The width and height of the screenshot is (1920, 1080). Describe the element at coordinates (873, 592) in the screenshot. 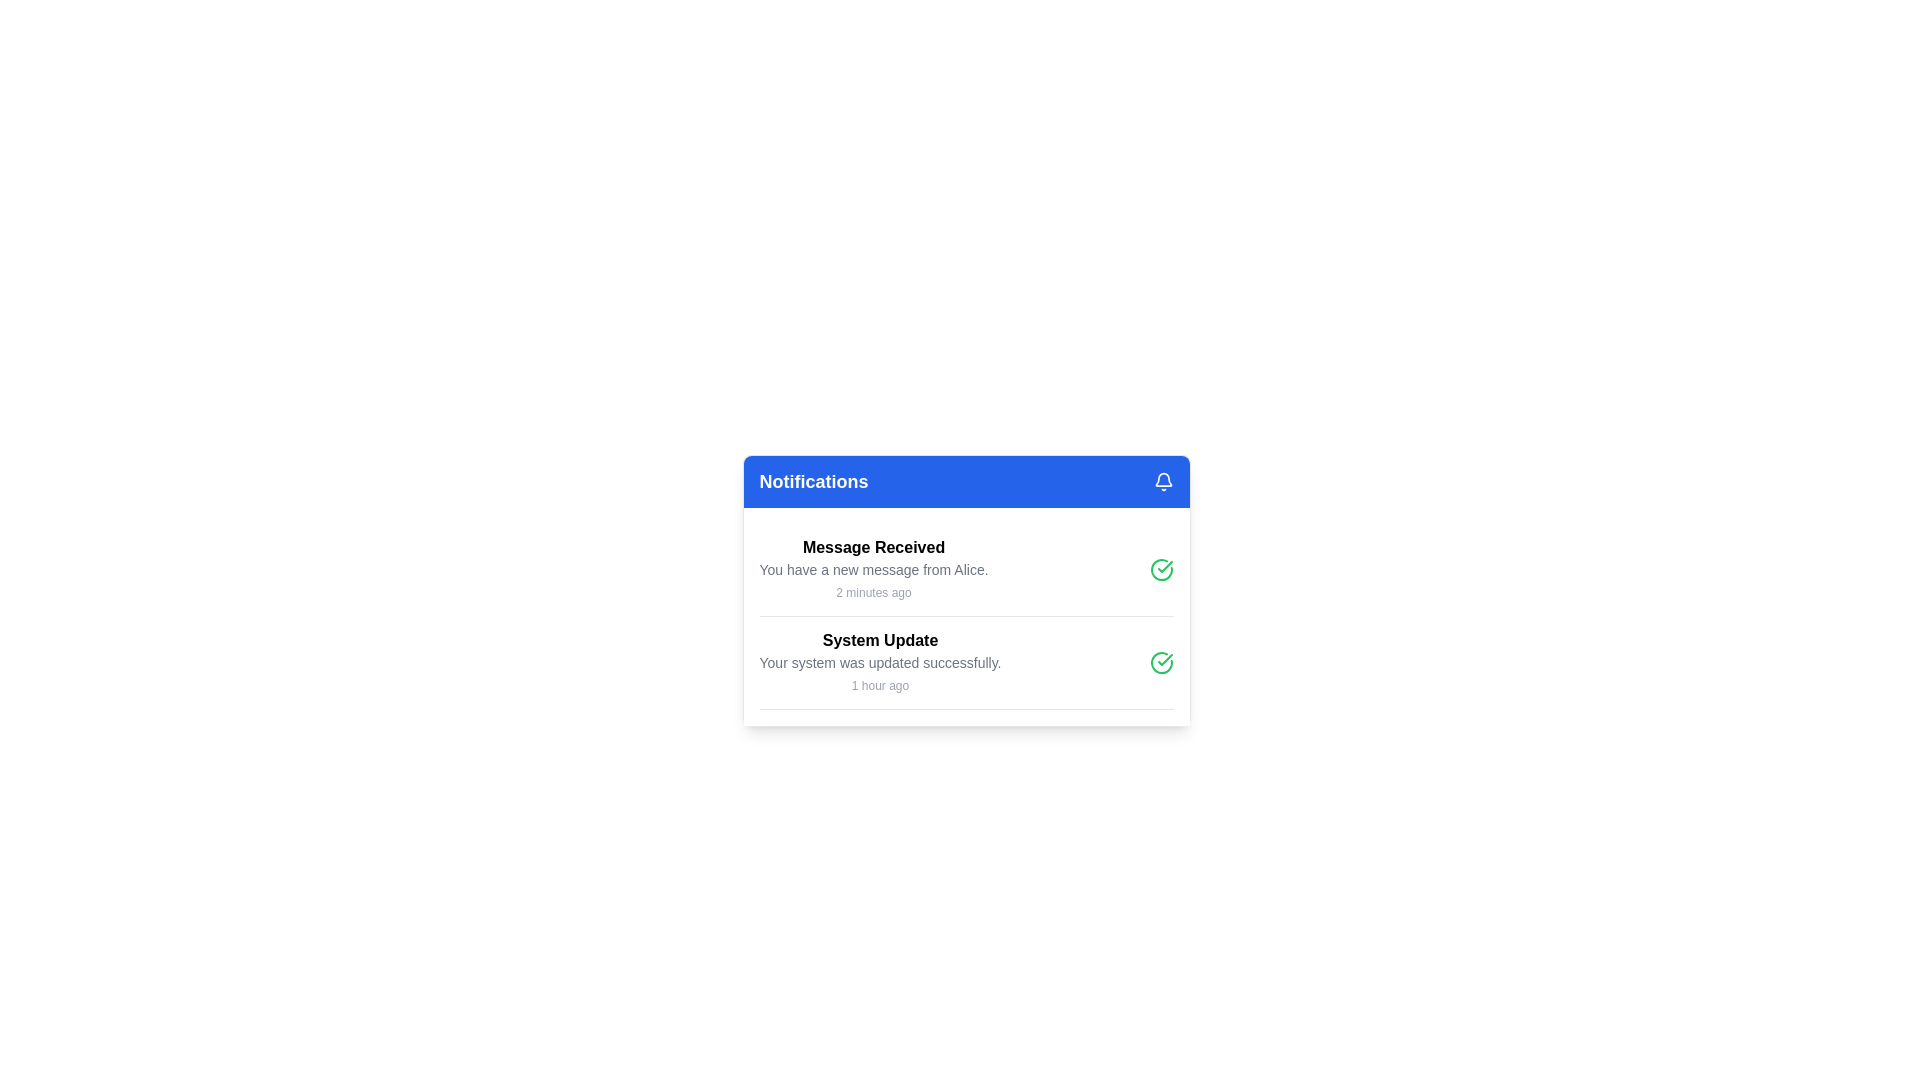

I see `the timestamp text label that indicates the time elapsed since the event occurred in the notification, located below 'You have a new message from Alice.'` at that location.